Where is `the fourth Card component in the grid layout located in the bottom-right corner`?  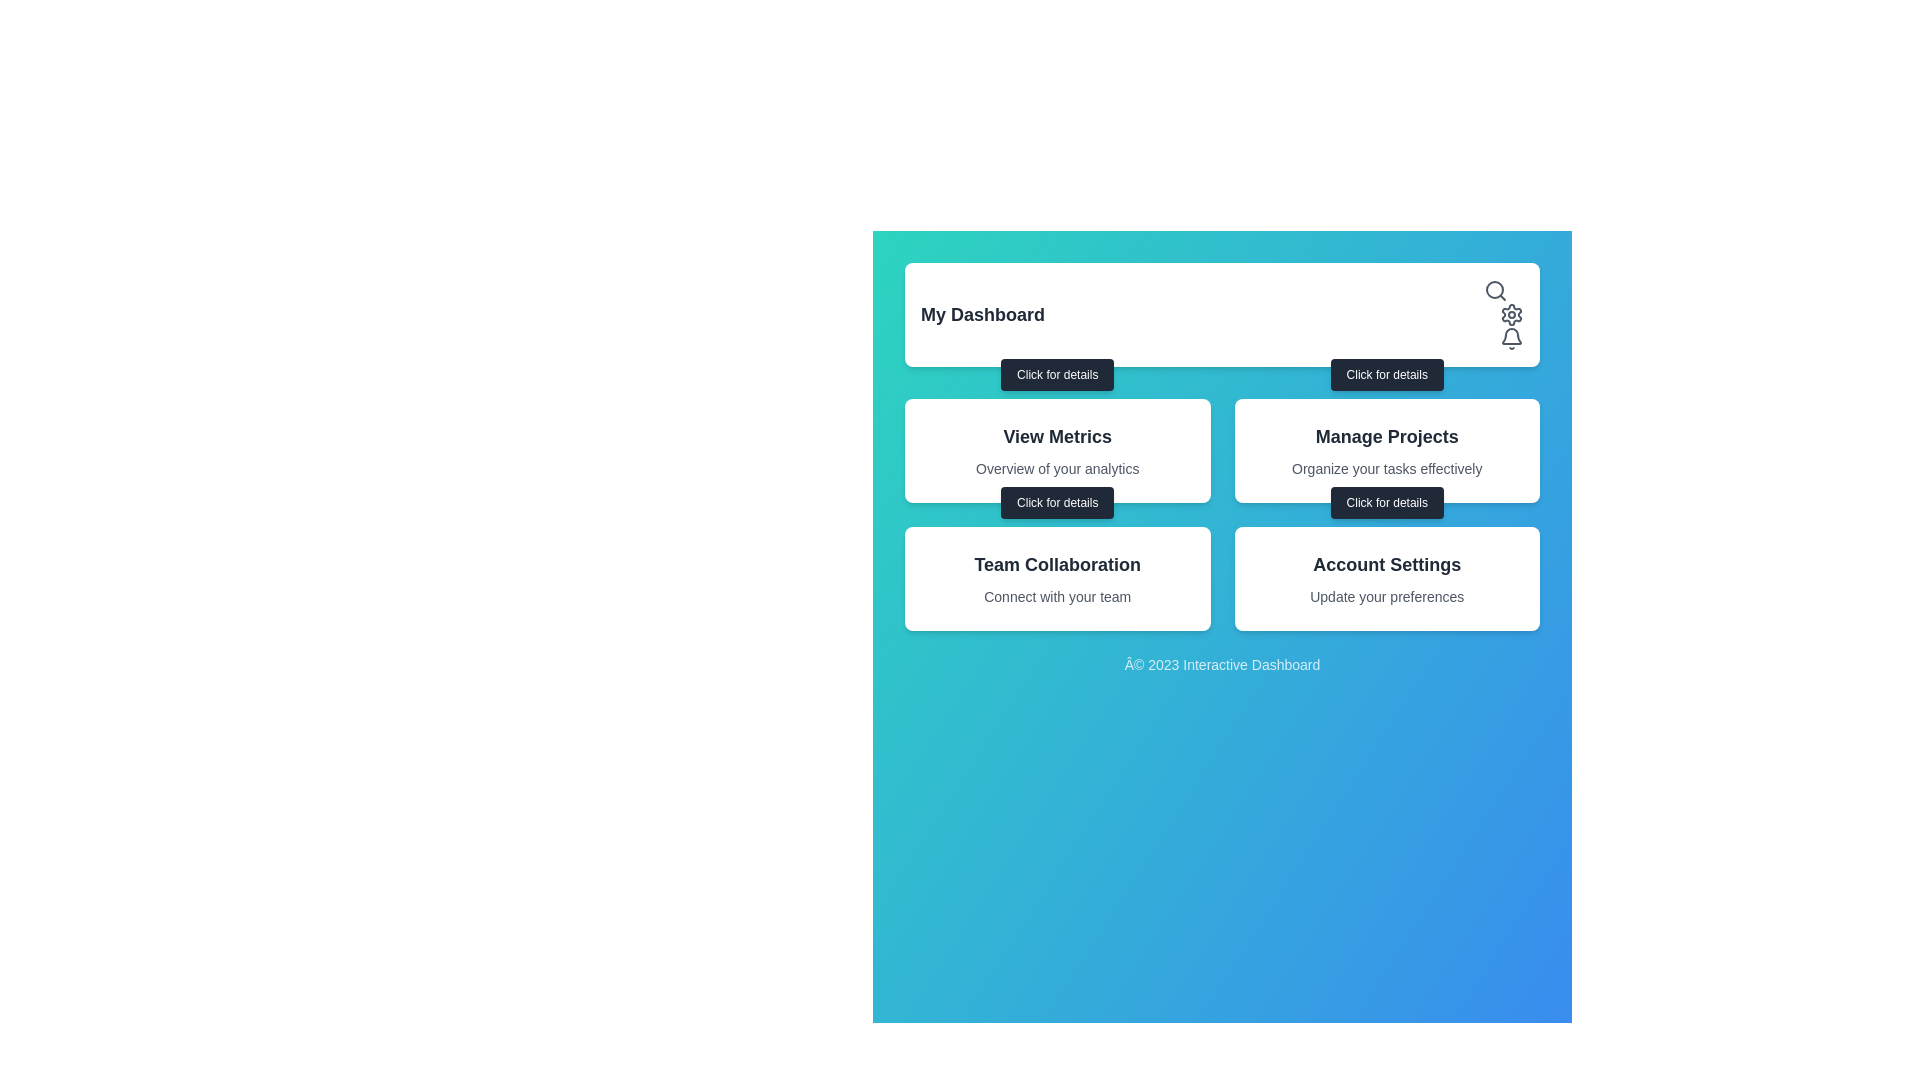
the fourth Card component in the grid layout located in the bottom-right corner is located at coordinates (1386, 578).